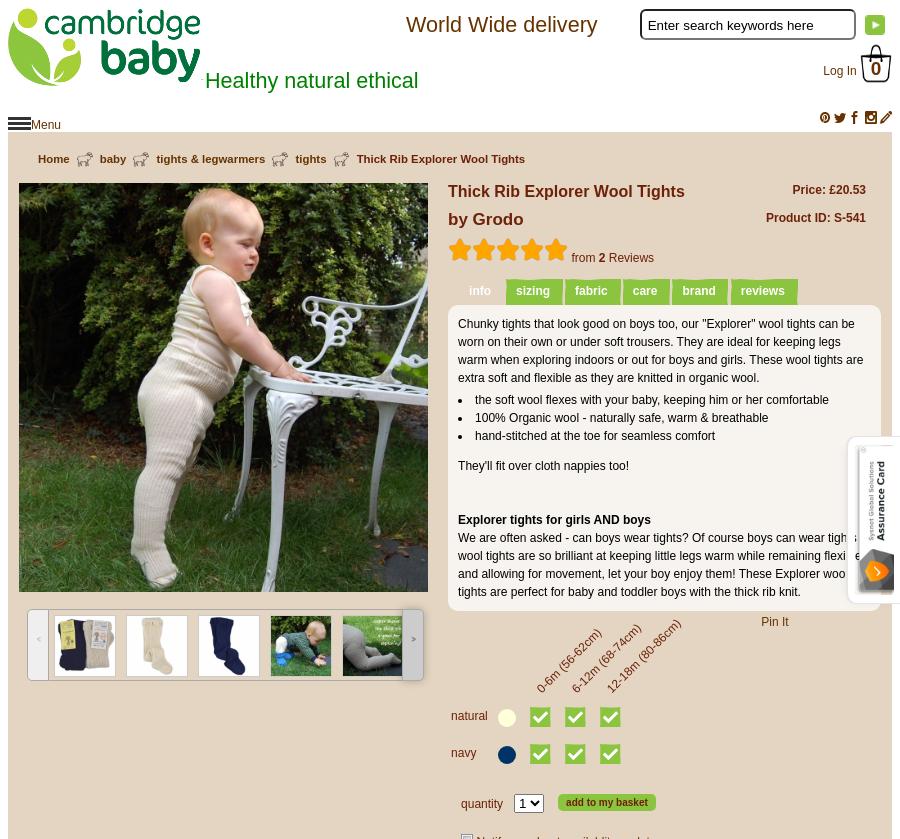 Image resolution: width=900 pixels, height=839 pixels. What do you see at coordinates (484, 218) in the screenshot?
I see `'by Grodo'` at bounding box center [484, 218].